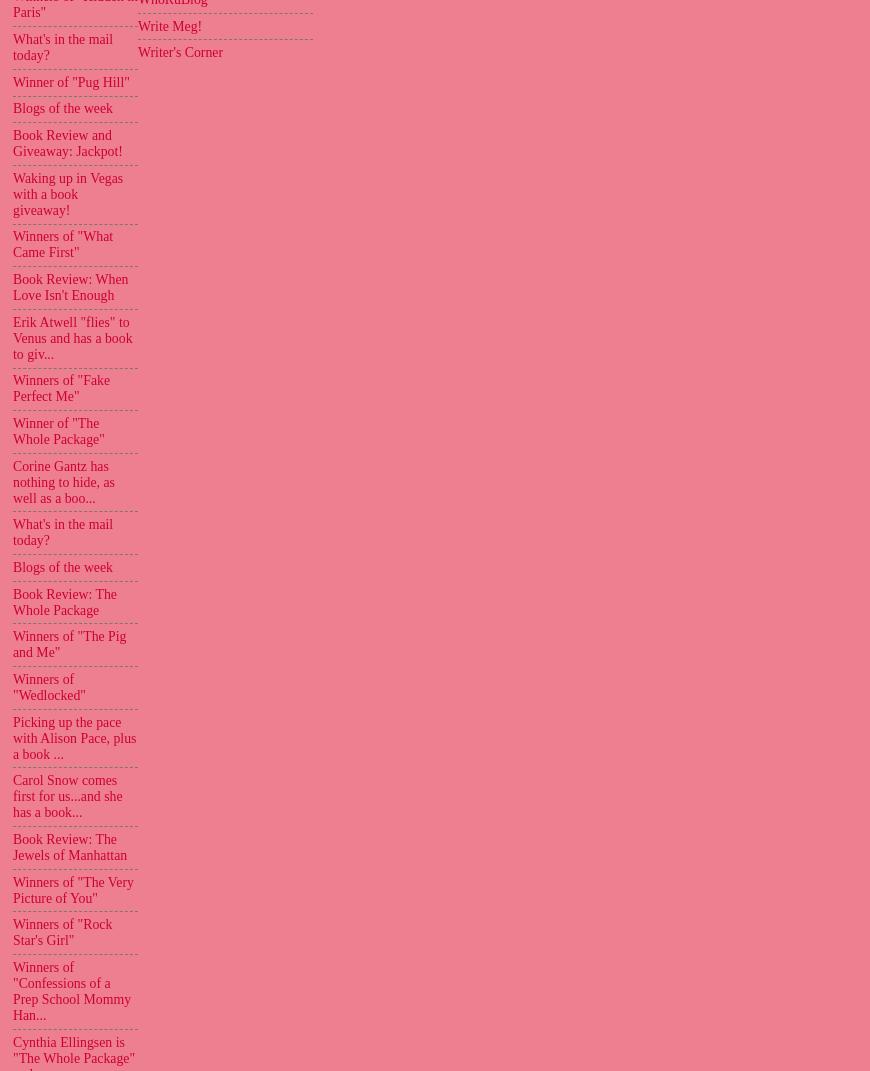 This screenshot has height=1071, width=870. What do you see at coordinates (66, 795) in the screenshot?
I see `'Carol Snow comes first for us...and she has a book...'` at bounding box center [66, 795].